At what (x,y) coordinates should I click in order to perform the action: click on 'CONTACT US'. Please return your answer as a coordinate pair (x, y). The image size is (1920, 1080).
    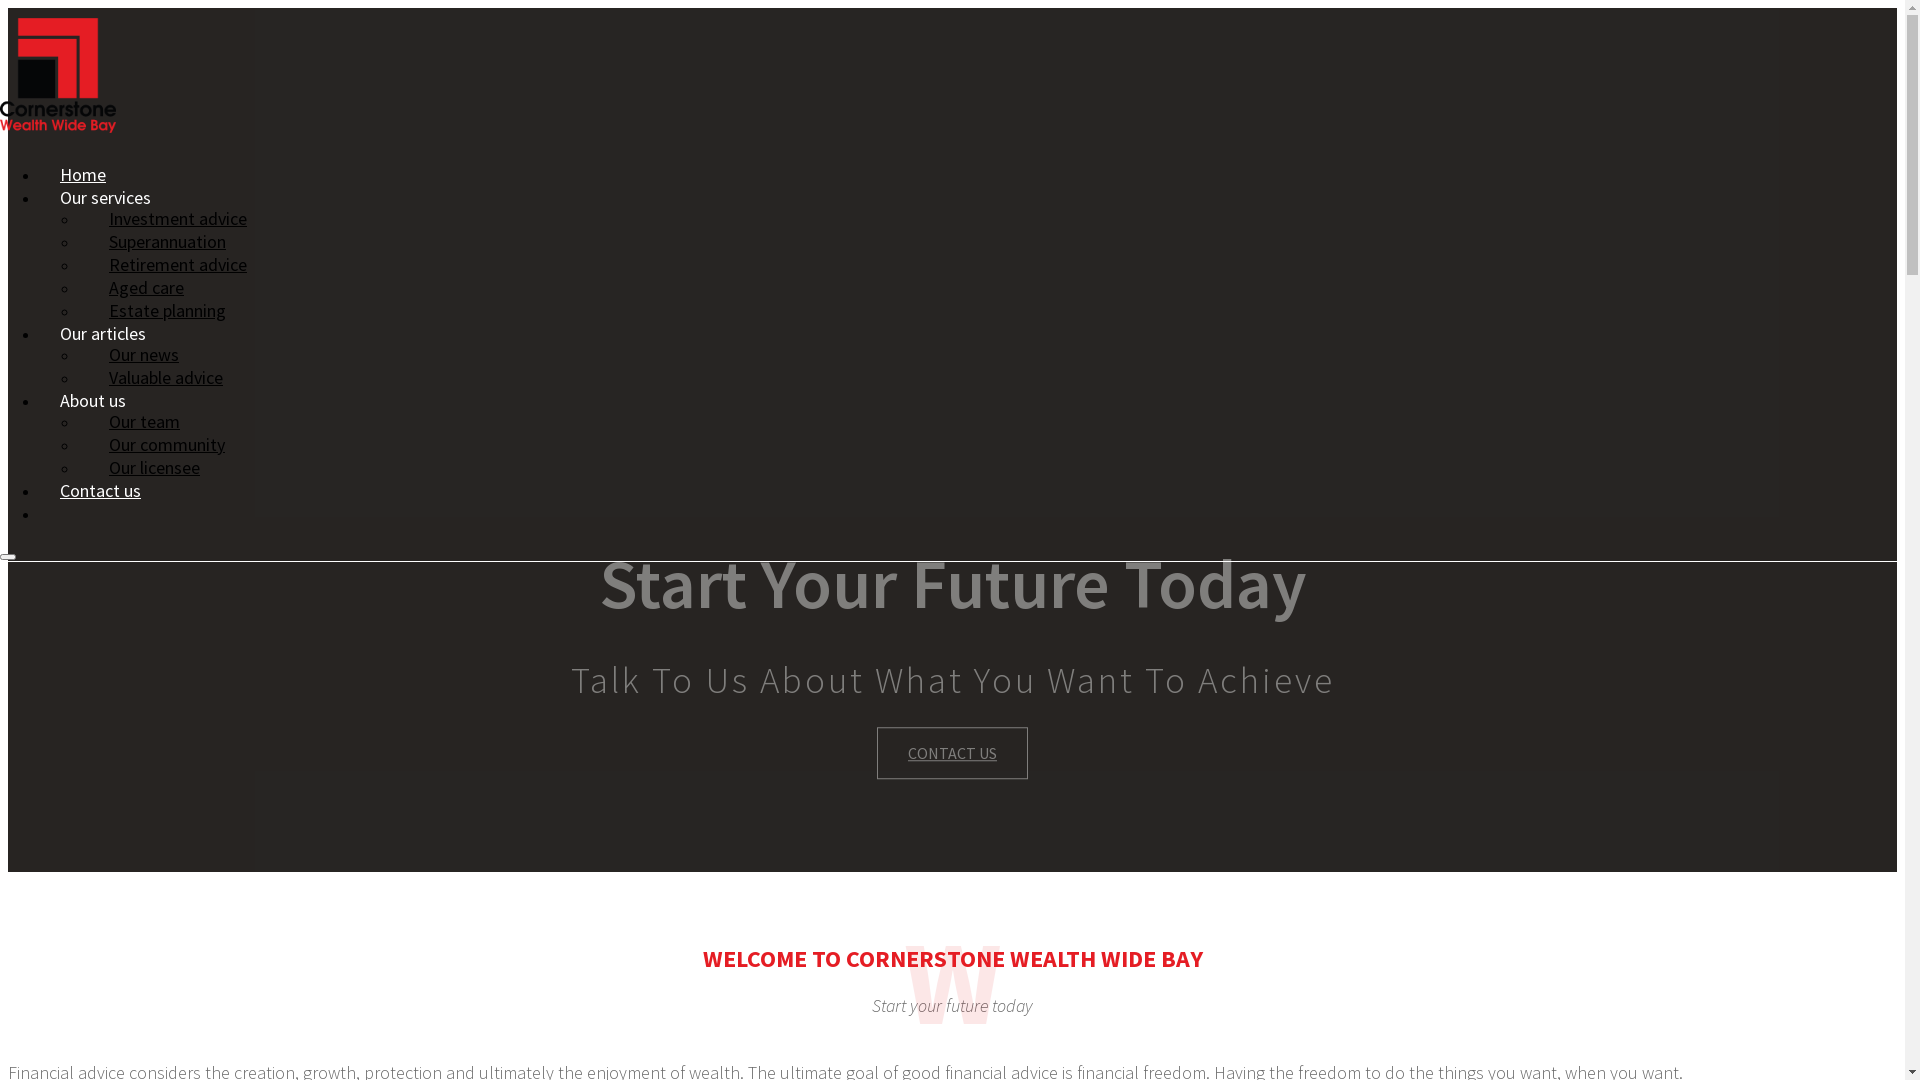
    Looking at the image, I should click on (951, 752).